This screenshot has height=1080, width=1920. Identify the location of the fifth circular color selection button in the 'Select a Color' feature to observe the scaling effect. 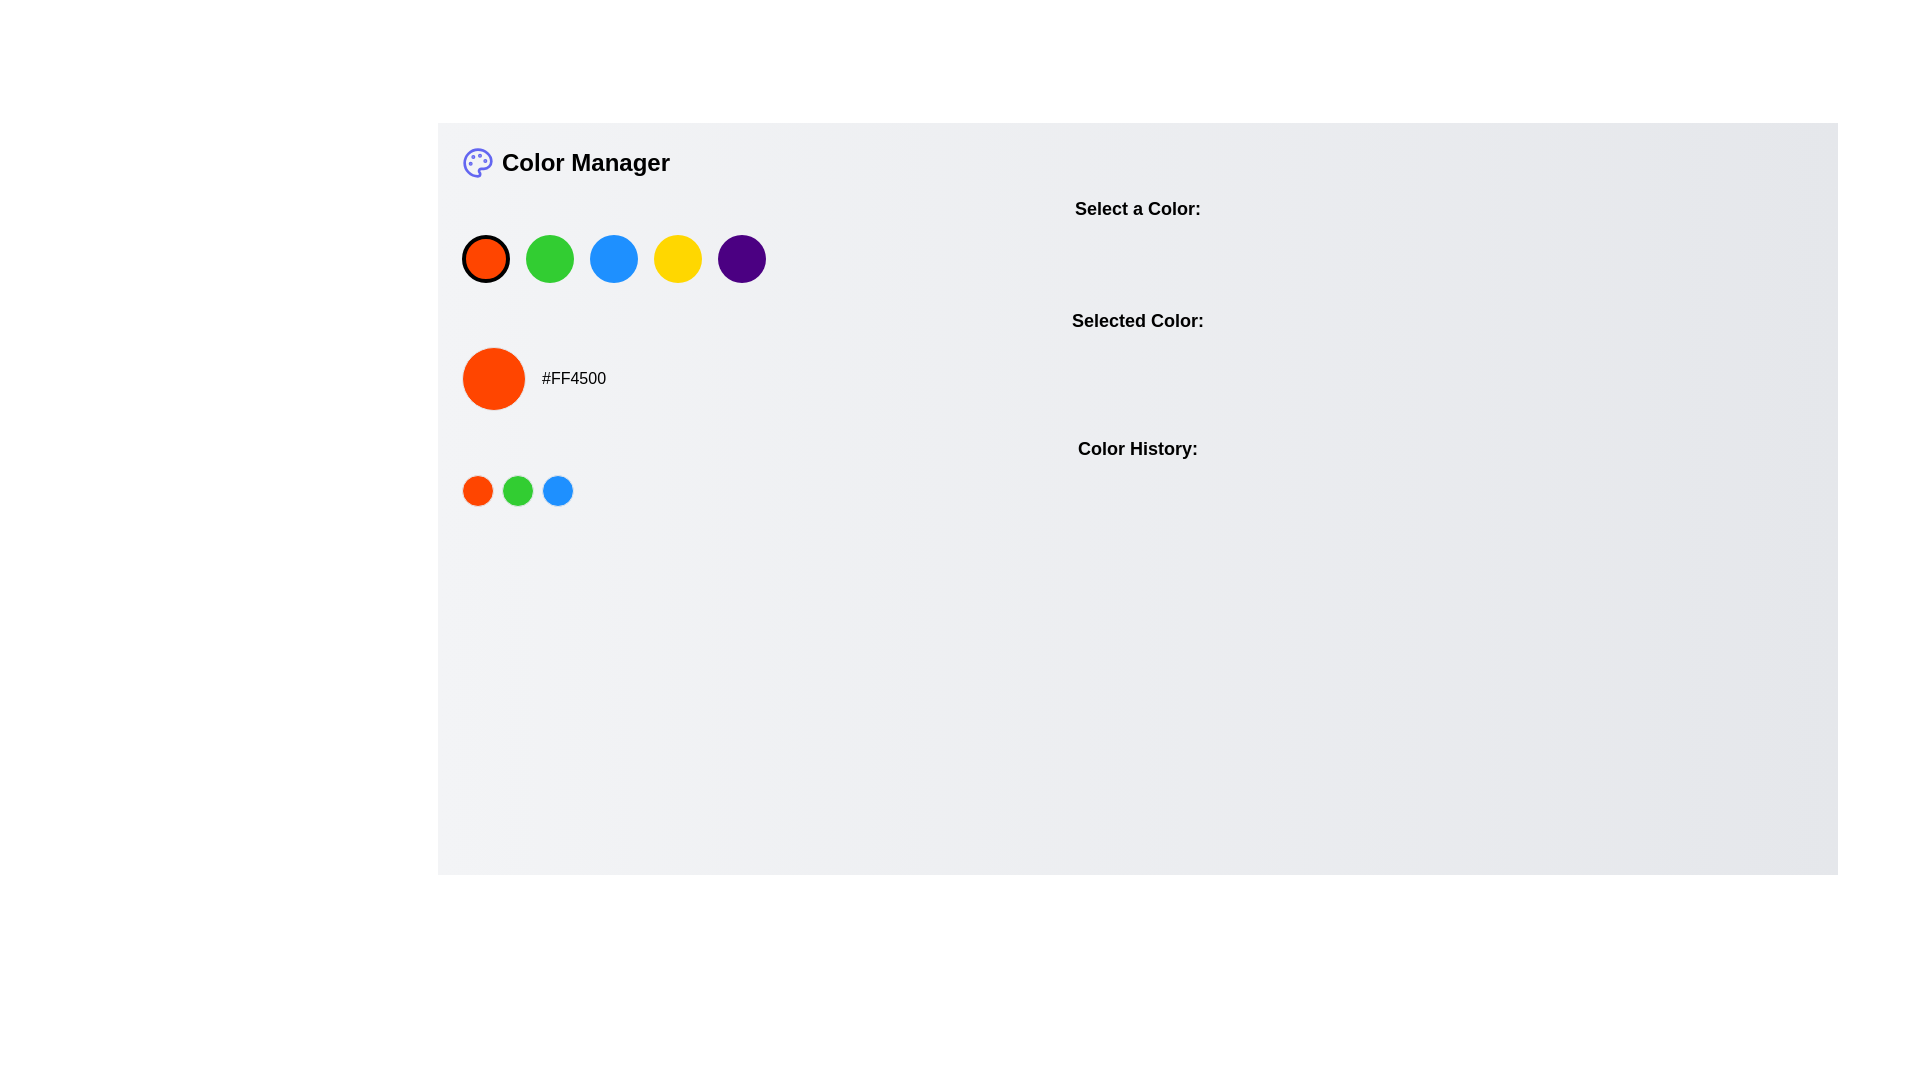
(741, 257).